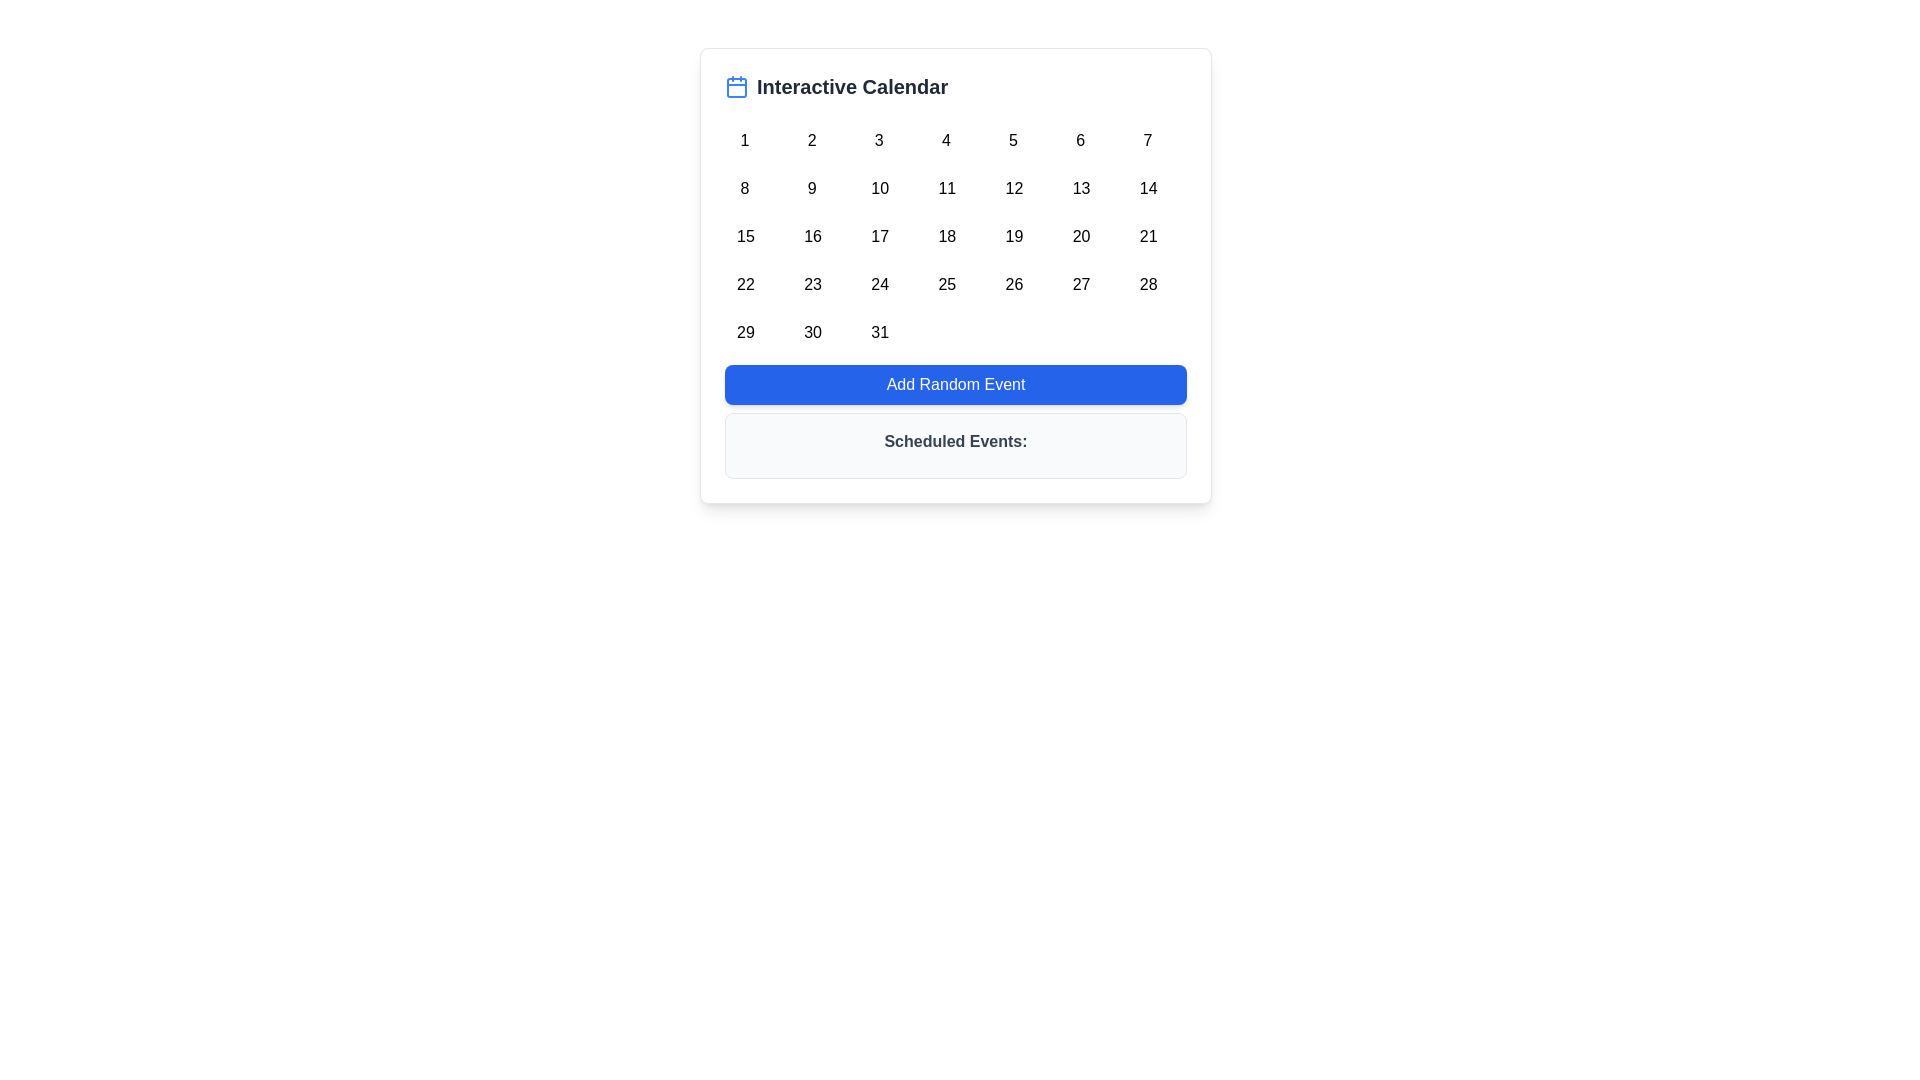 The height and width of the screenshot is (1080, 1920). Describe the element at coordinates (743, 327) in the screenshot. I see `the button displaying the number '29' in bold typography` at that location.